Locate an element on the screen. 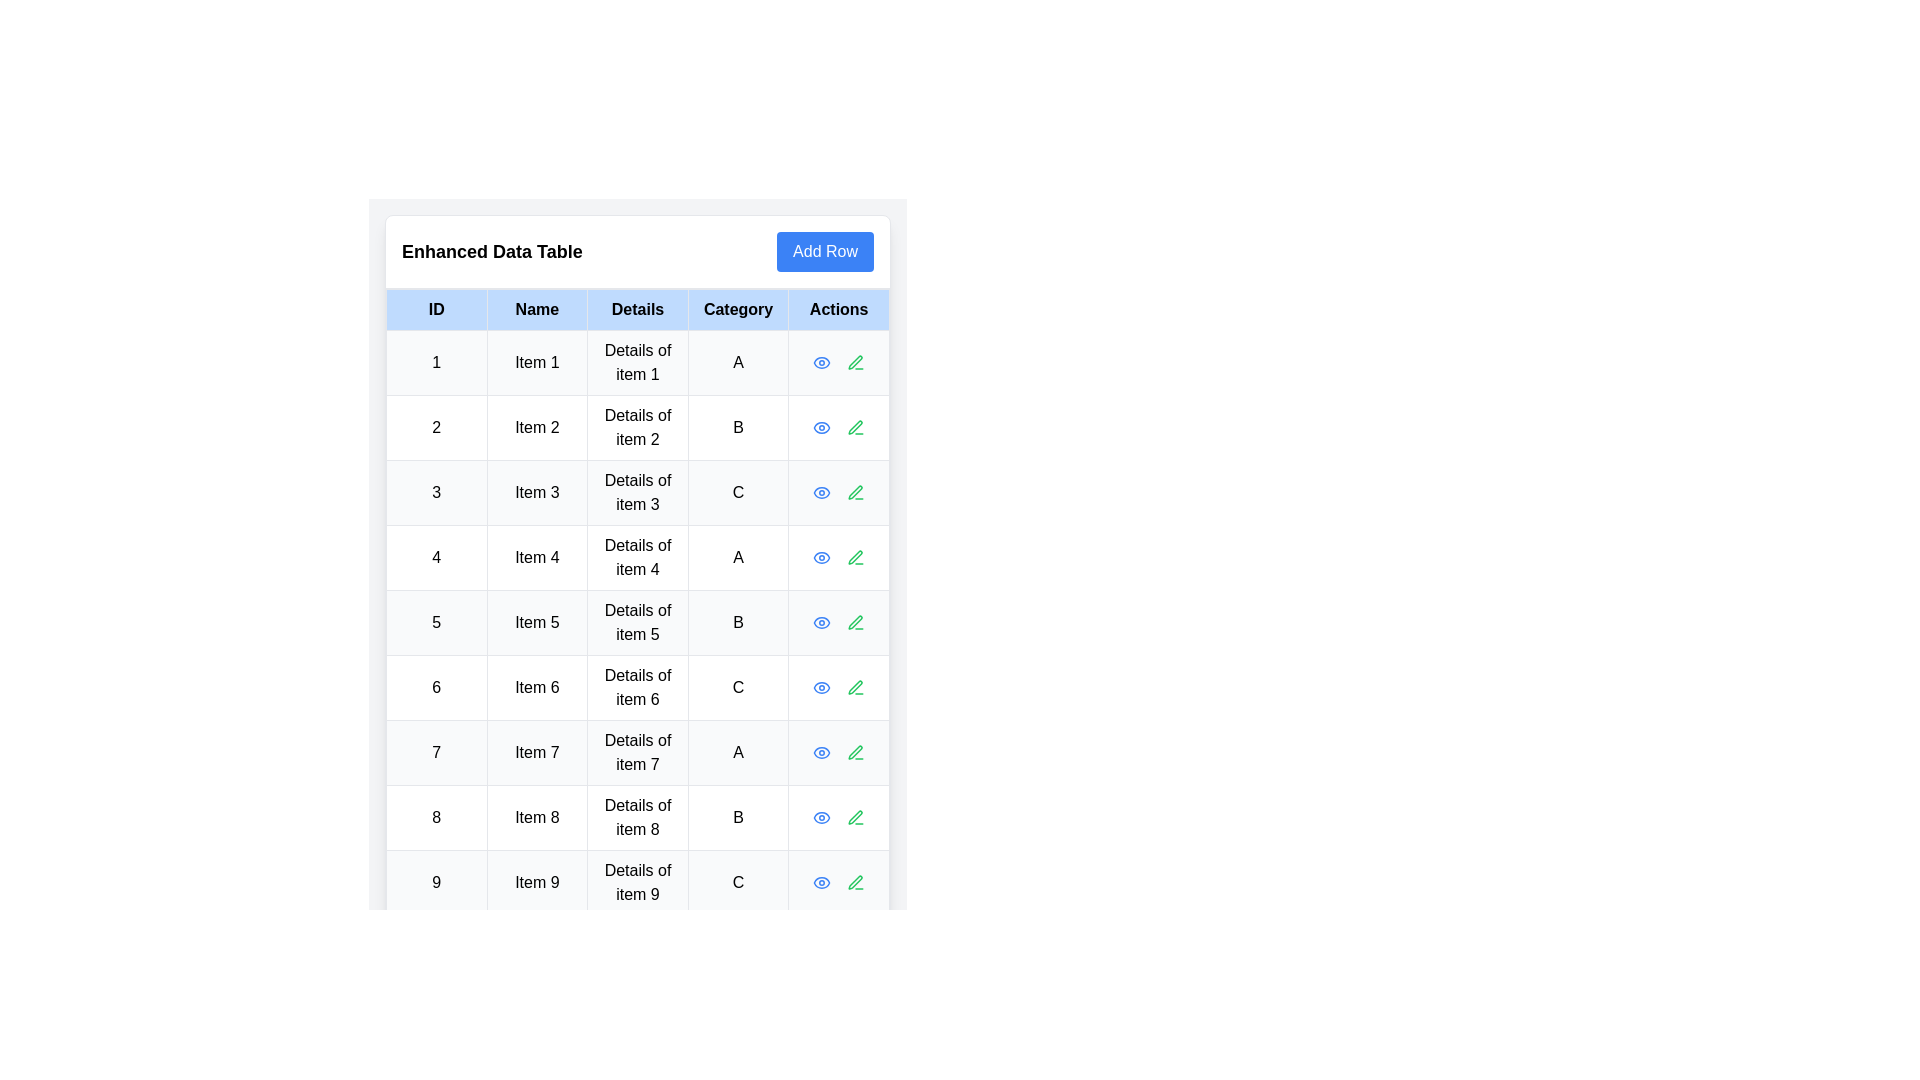 This screenshot has width=1920, height=1080. the keyboard navigation on the eye icon button located in the 'Actions' column of the seventh row for 'Item 7' is located at coordinates (822, 752).